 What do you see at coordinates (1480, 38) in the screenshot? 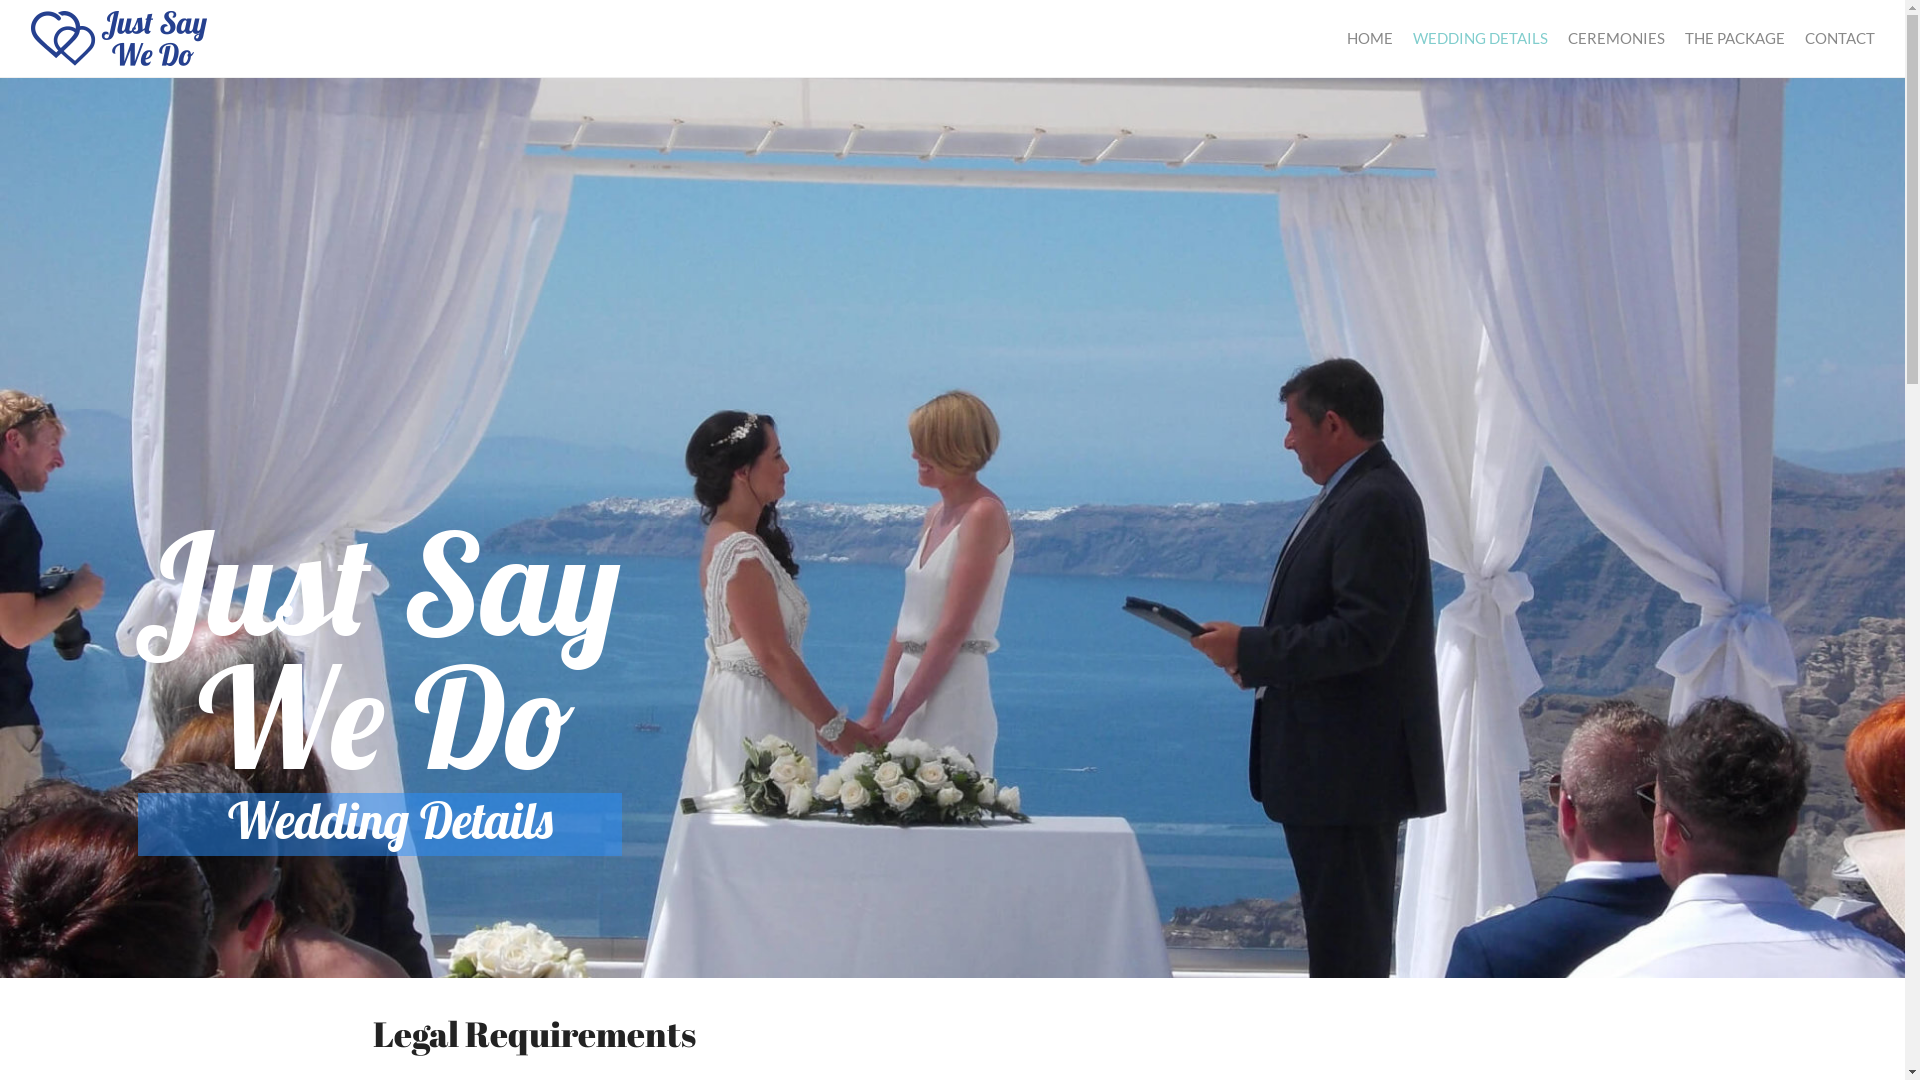
I see `'WEDDING DETAILS'` at bounding box center [1480, 38].